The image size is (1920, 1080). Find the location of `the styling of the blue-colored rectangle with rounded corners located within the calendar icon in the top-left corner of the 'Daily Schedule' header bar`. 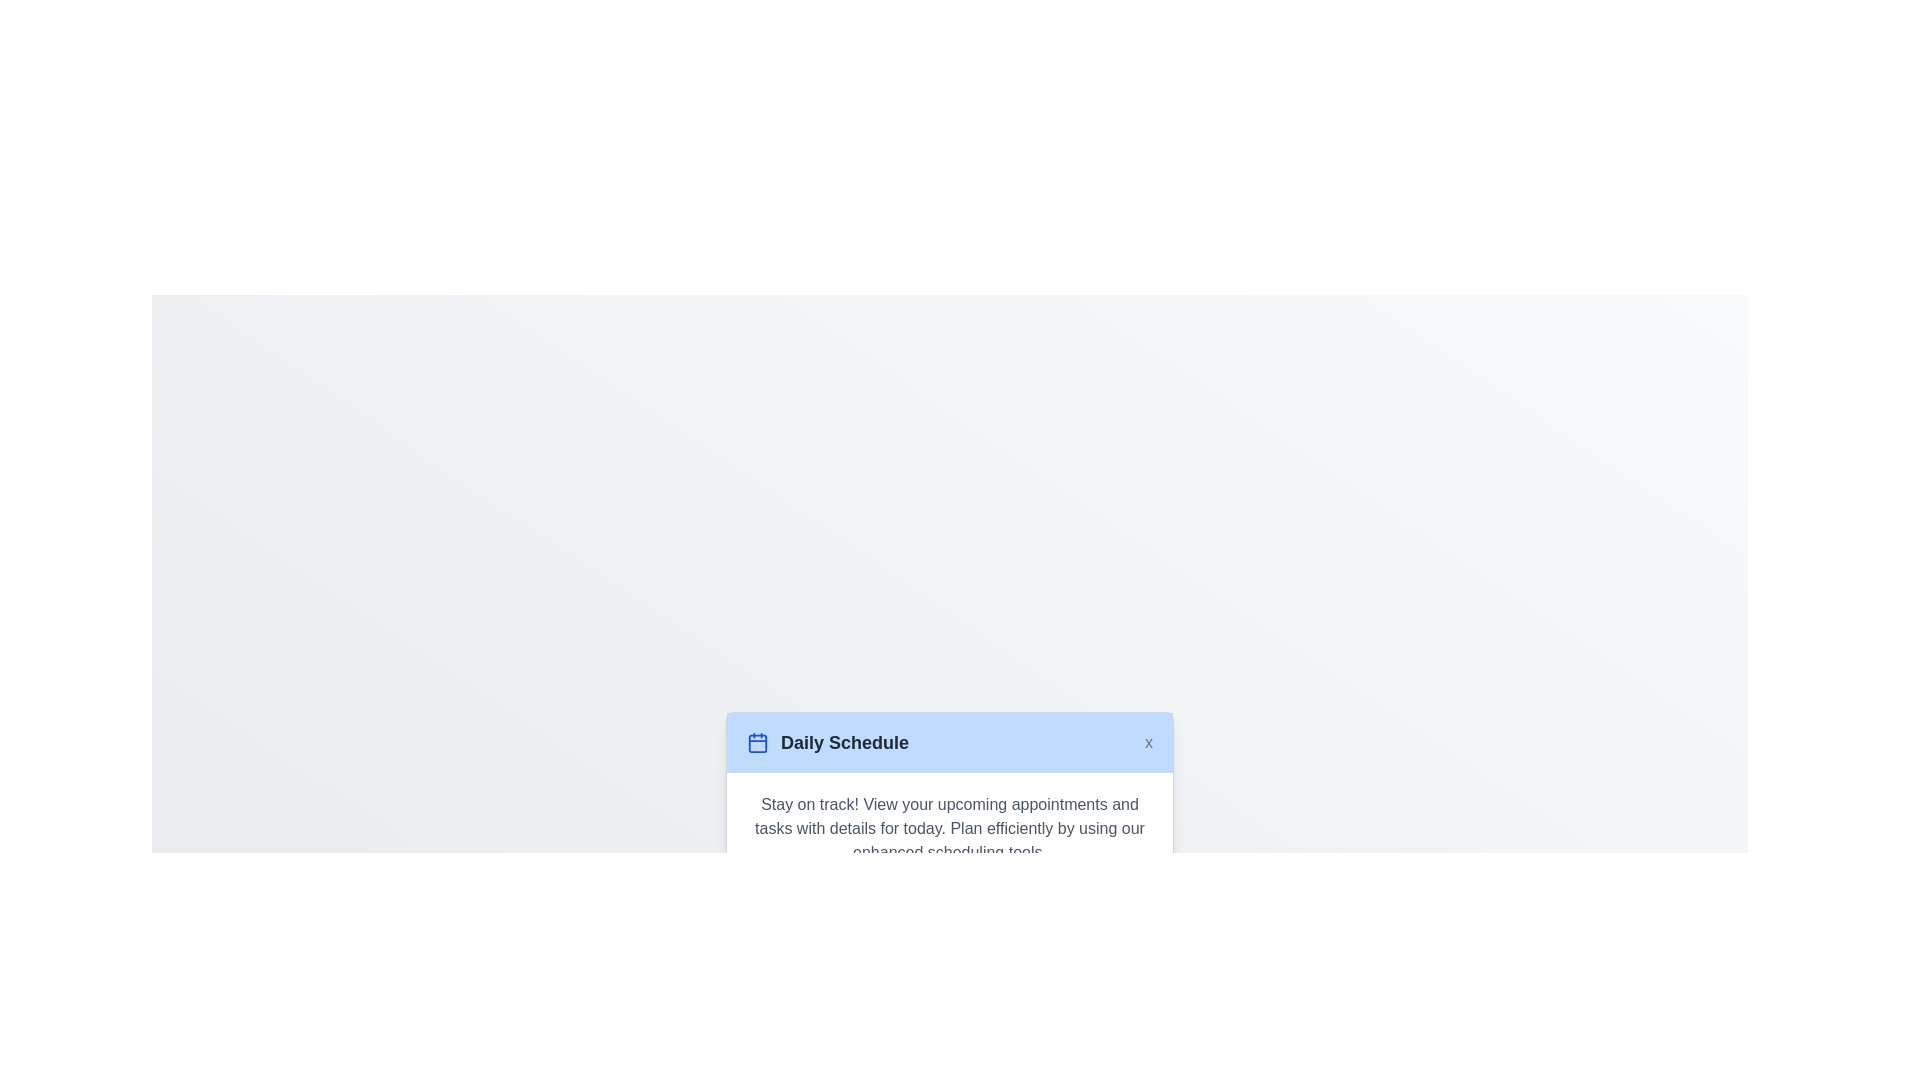

the styling of the blue-colored rectangle with rounded corners located within the calendar icon in the top-left corner of the 'Daily Schedule' header bar is located at coordinates (757, 743).